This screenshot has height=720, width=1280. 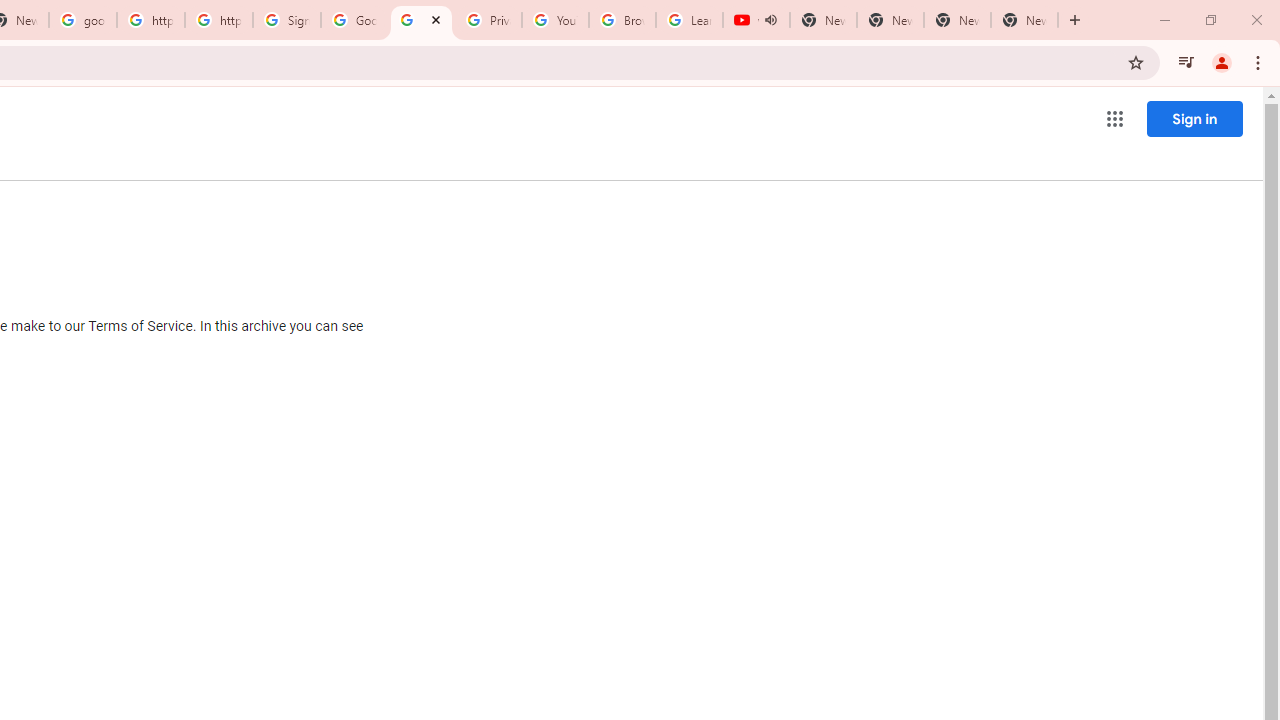 What do you see at coordinates (555, 20) in the screenshot?
I see `'YouTube'` at bounding box center [555, 20].